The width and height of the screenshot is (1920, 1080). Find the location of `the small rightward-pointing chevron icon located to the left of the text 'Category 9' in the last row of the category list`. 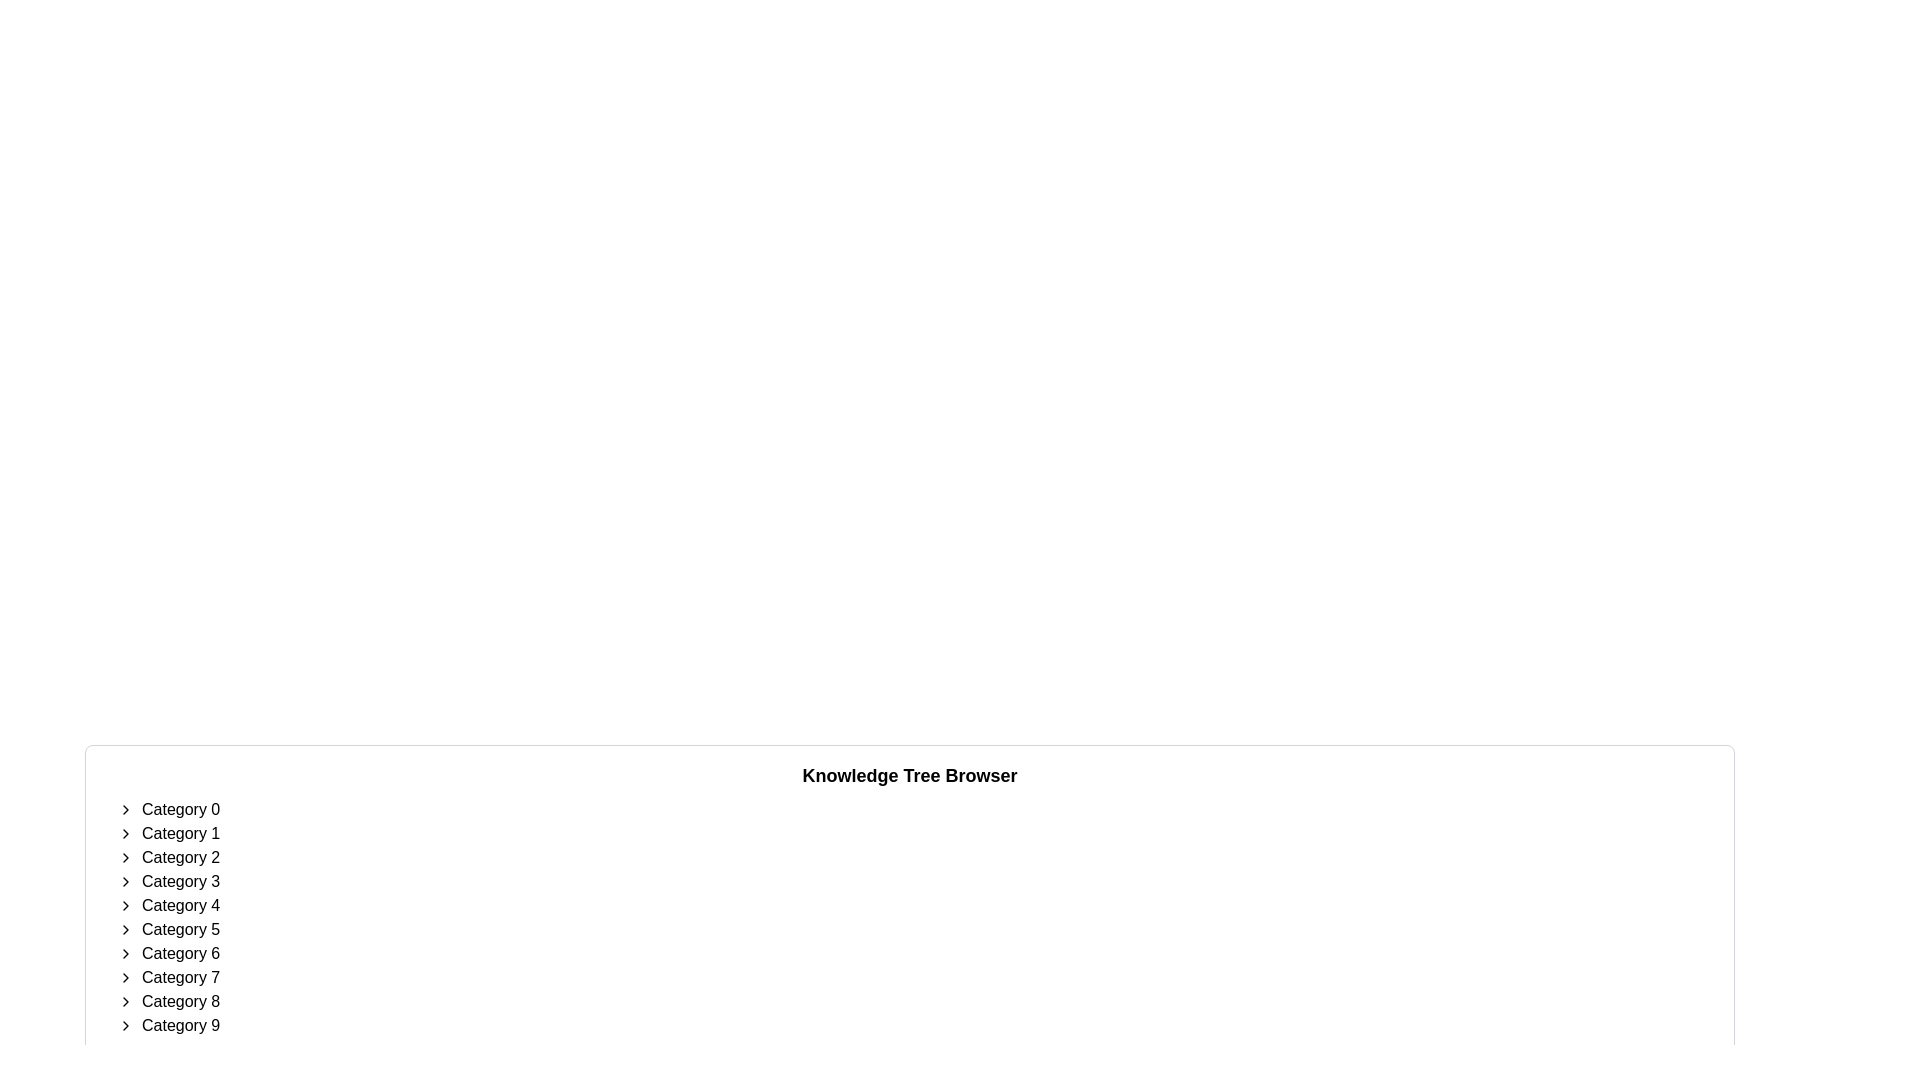

the small rightward-pointing chevron icon located to the left of the text 'Category 9' in the last row of the category list is located at coordinates (124, 1026).